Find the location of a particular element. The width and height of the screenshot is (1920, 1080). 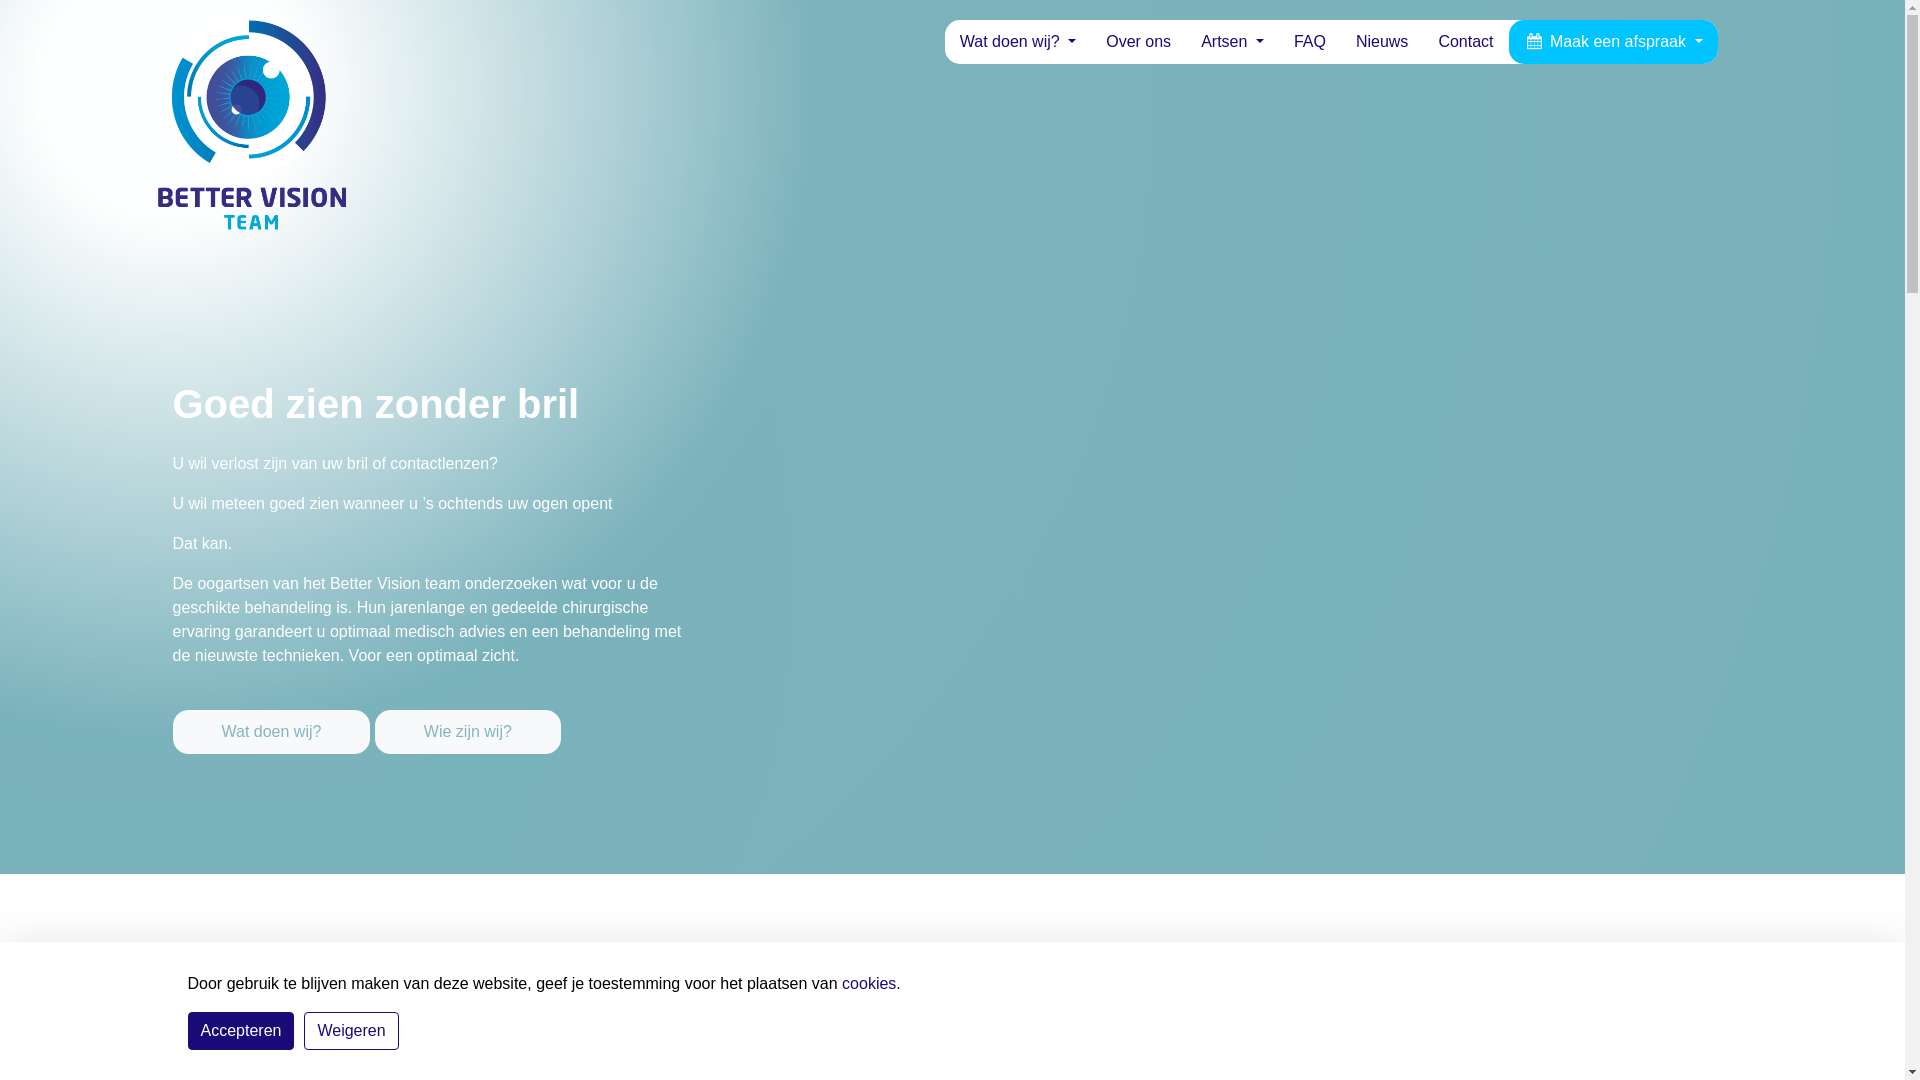

'Weigeren' is located at coordinates (350, 1030).